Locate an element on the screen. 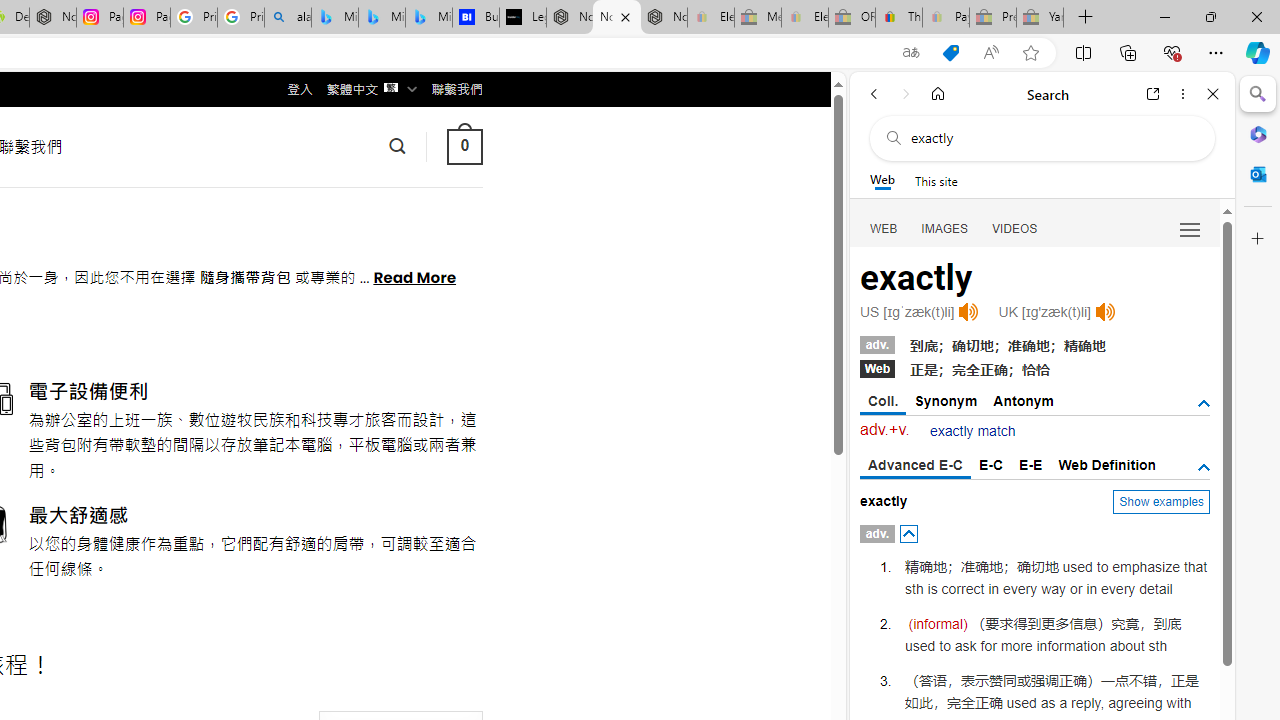 This screenshot has width=1280, height=720. 'AutomationID: posbtn_0' is located at coordinates (907, 532).